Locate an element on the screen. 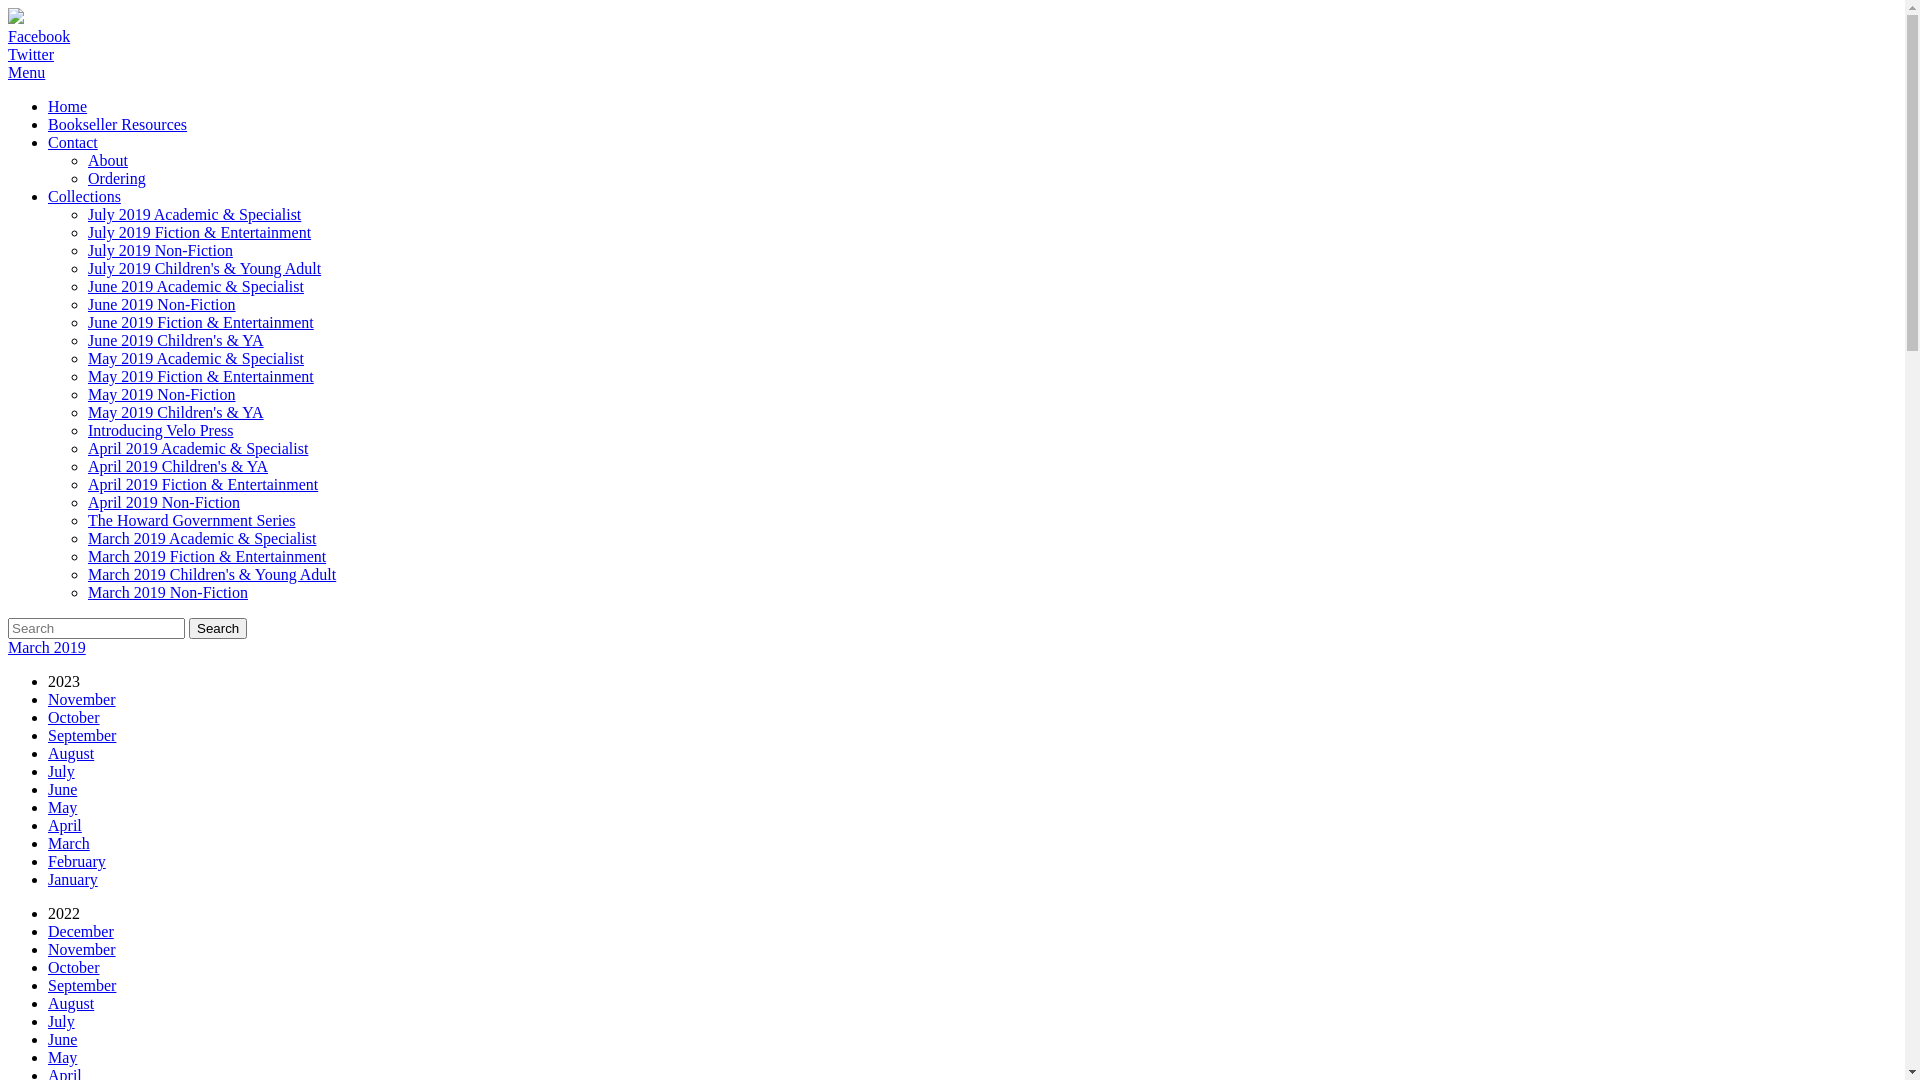  'May' is located at coordinates (48, 806).